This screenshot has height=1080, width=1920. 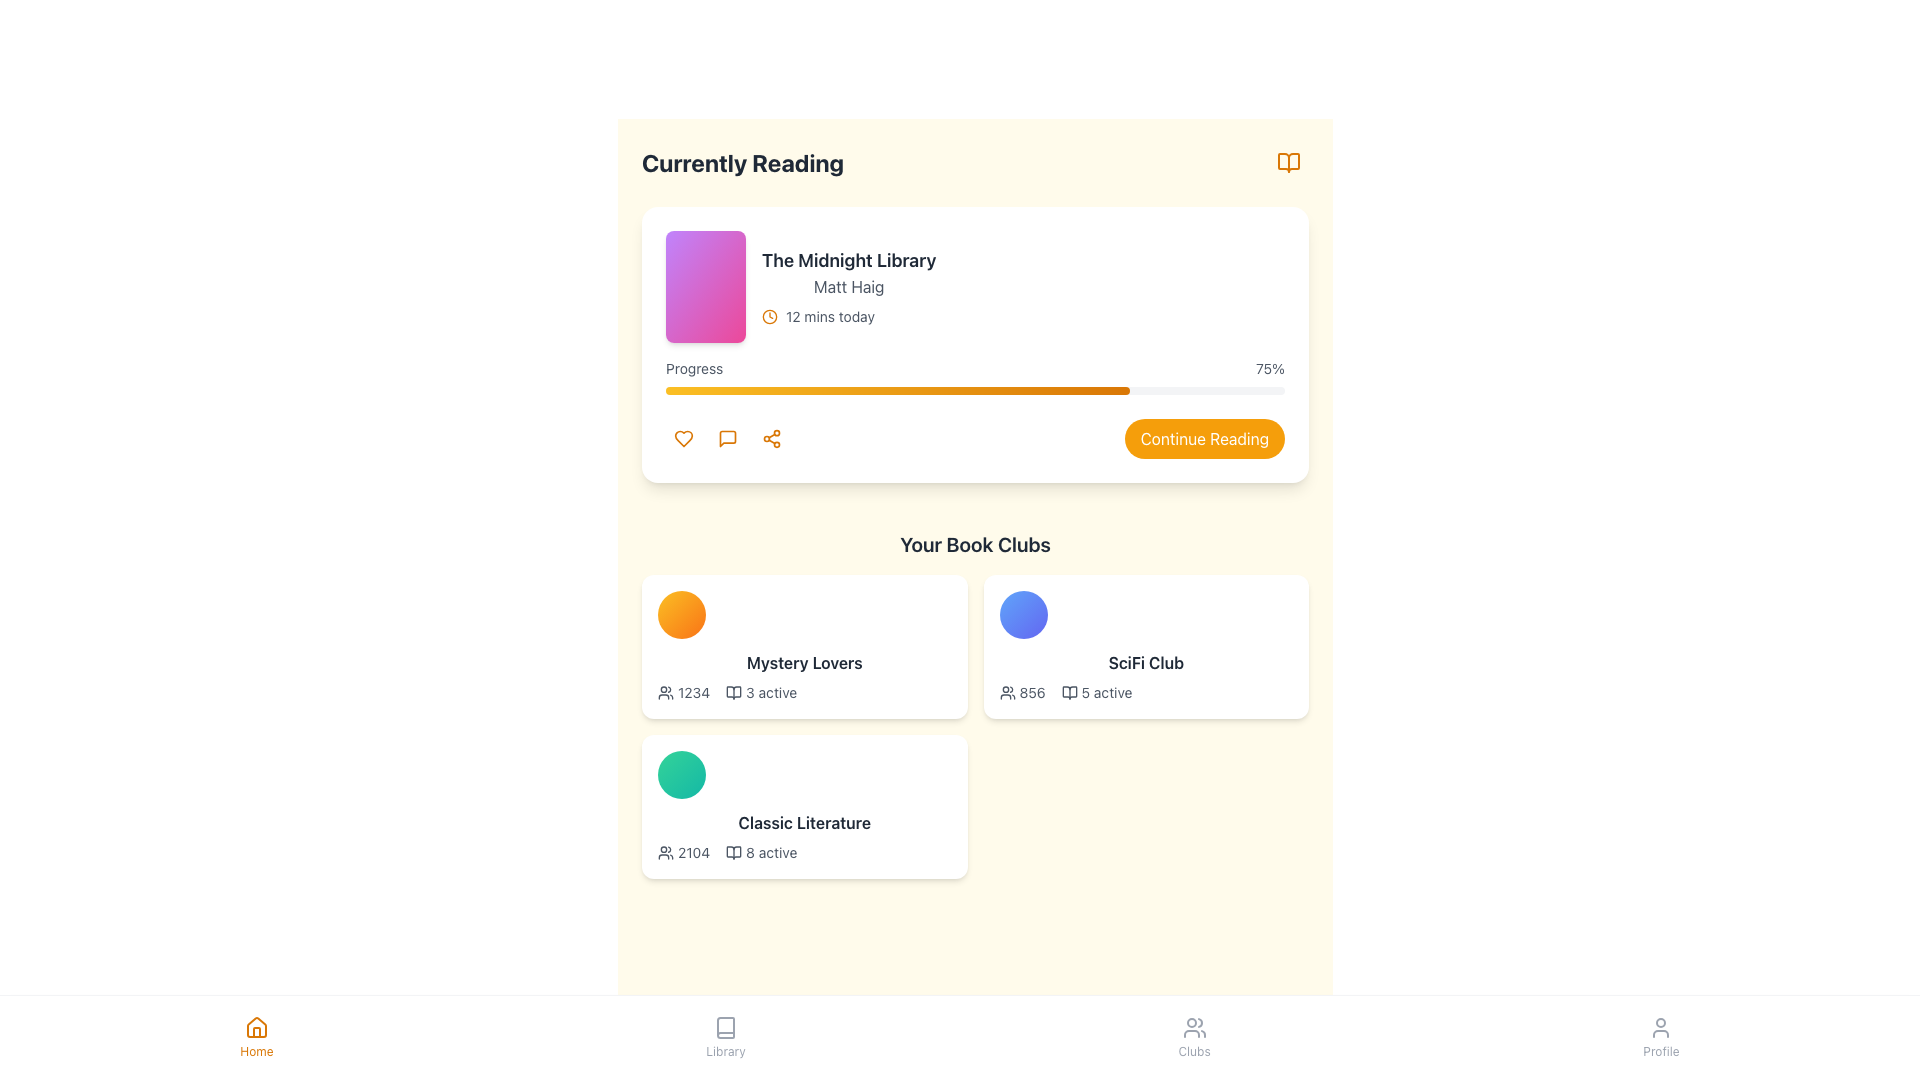 What do you see at coordinates (1289, 161) in the screenshot?
I see `the open book button located in the top-right corner of the 'Currently Reading' section` at bounding box center [1289, 161].